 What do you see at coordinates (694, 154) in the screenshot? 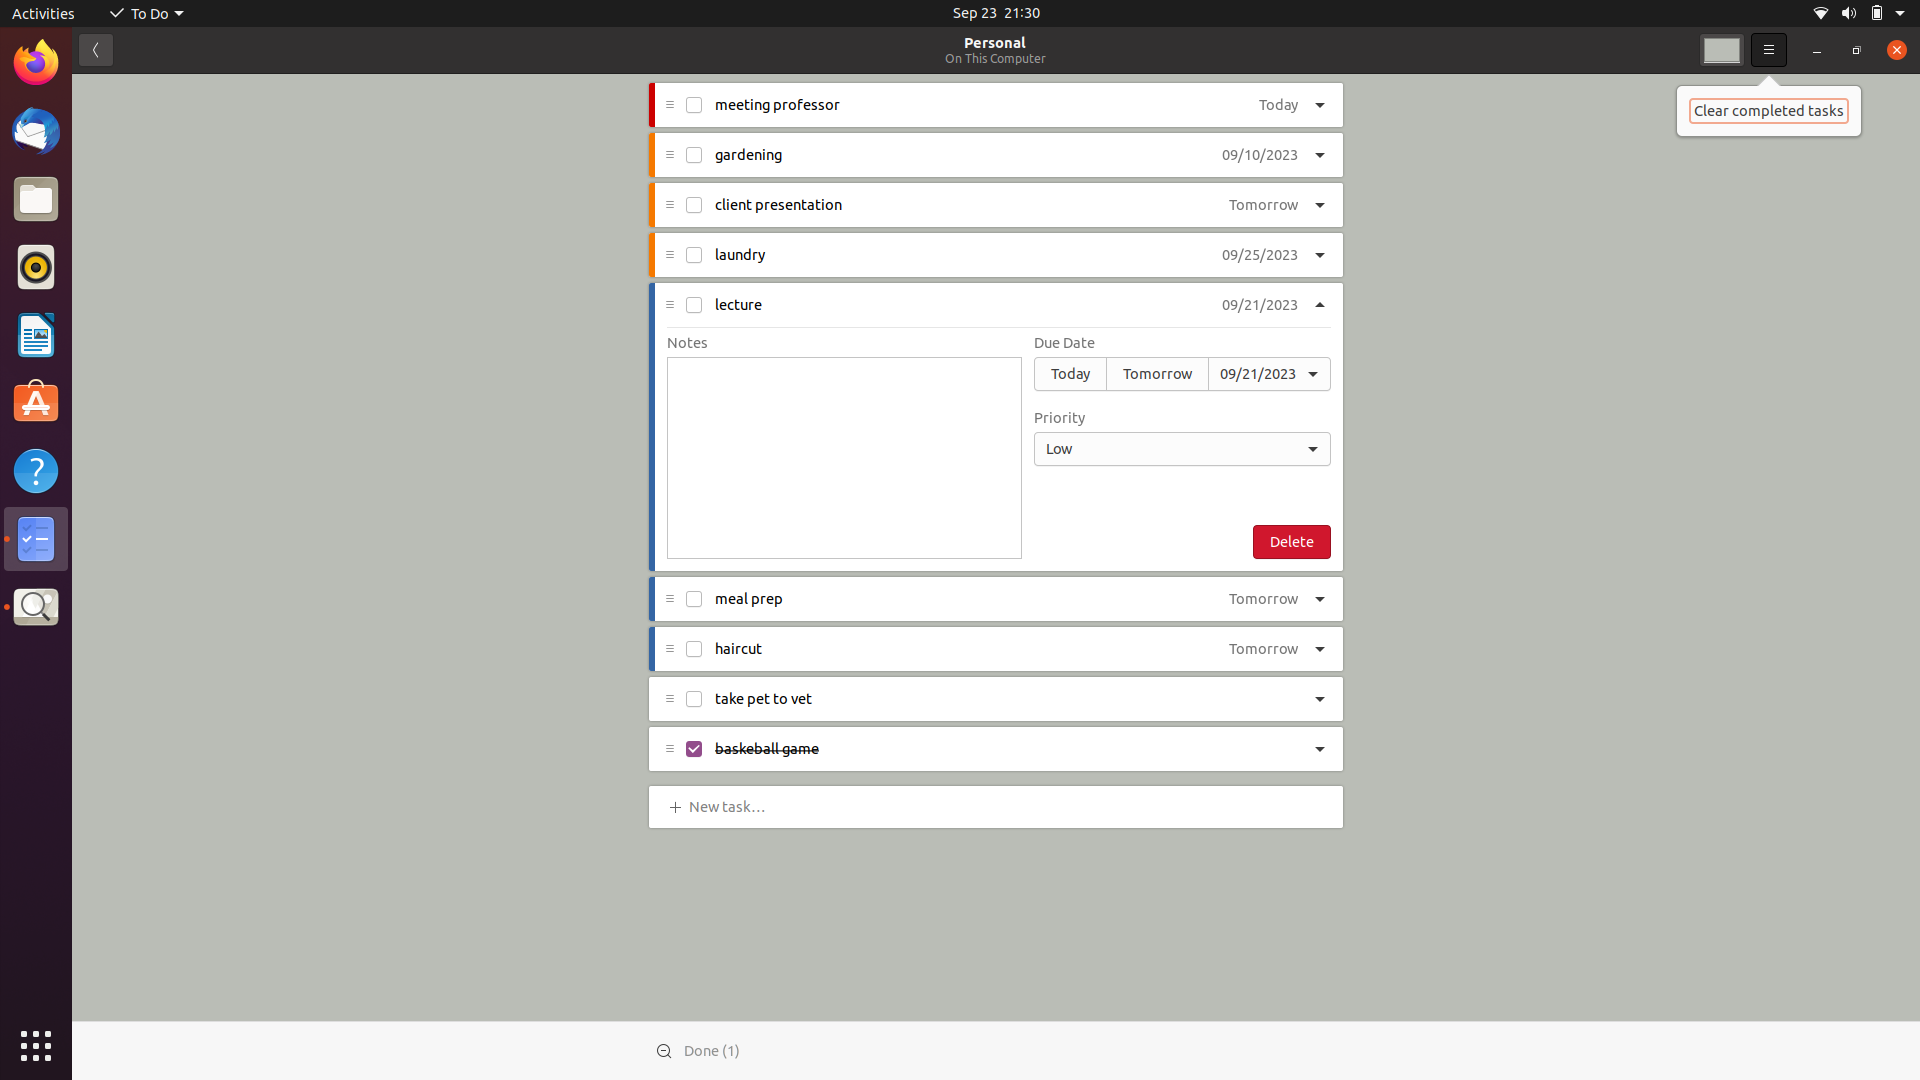
I see `Indicate completion of gardening task` at bounding box center [694, 154].